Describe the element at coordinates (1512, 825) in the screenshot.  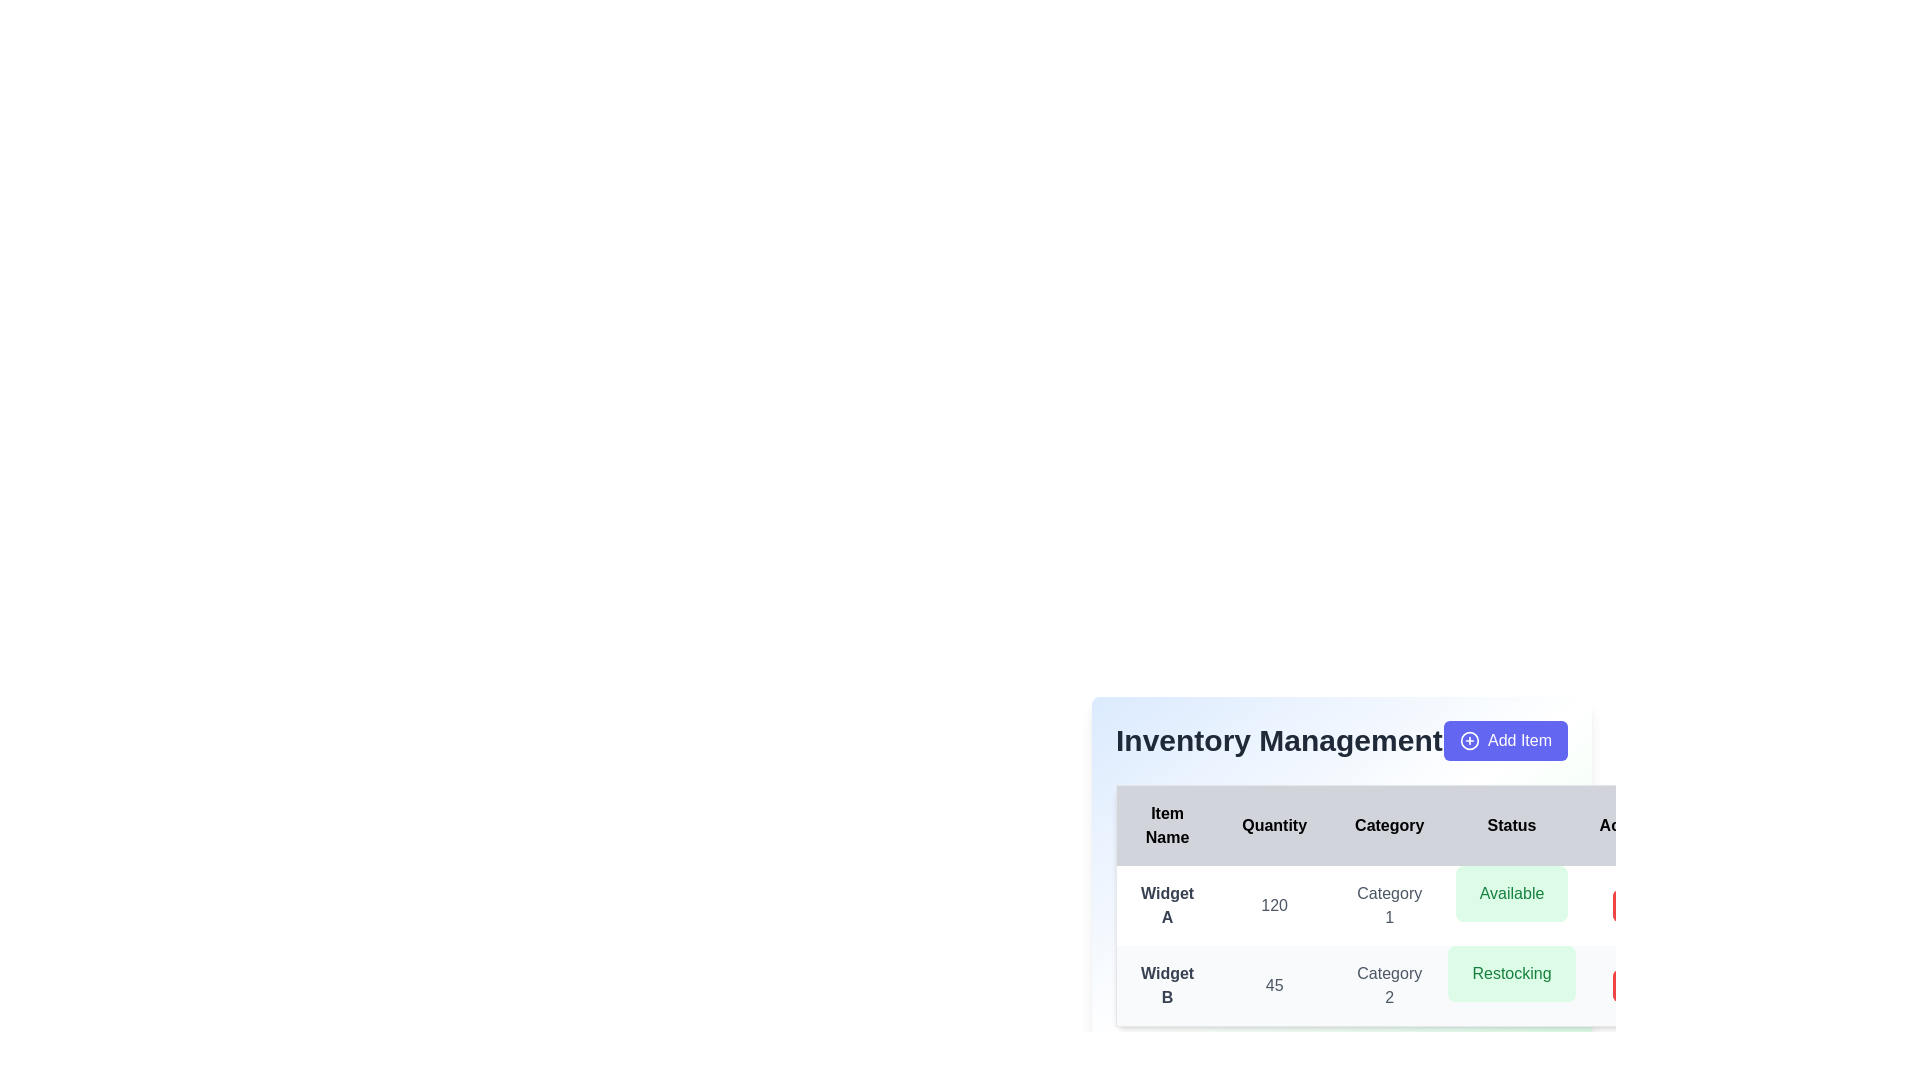
I see `the 'Status' text label, which is the fourth column header in the table located between the 'Category' and 'Actions' headers` at that location.